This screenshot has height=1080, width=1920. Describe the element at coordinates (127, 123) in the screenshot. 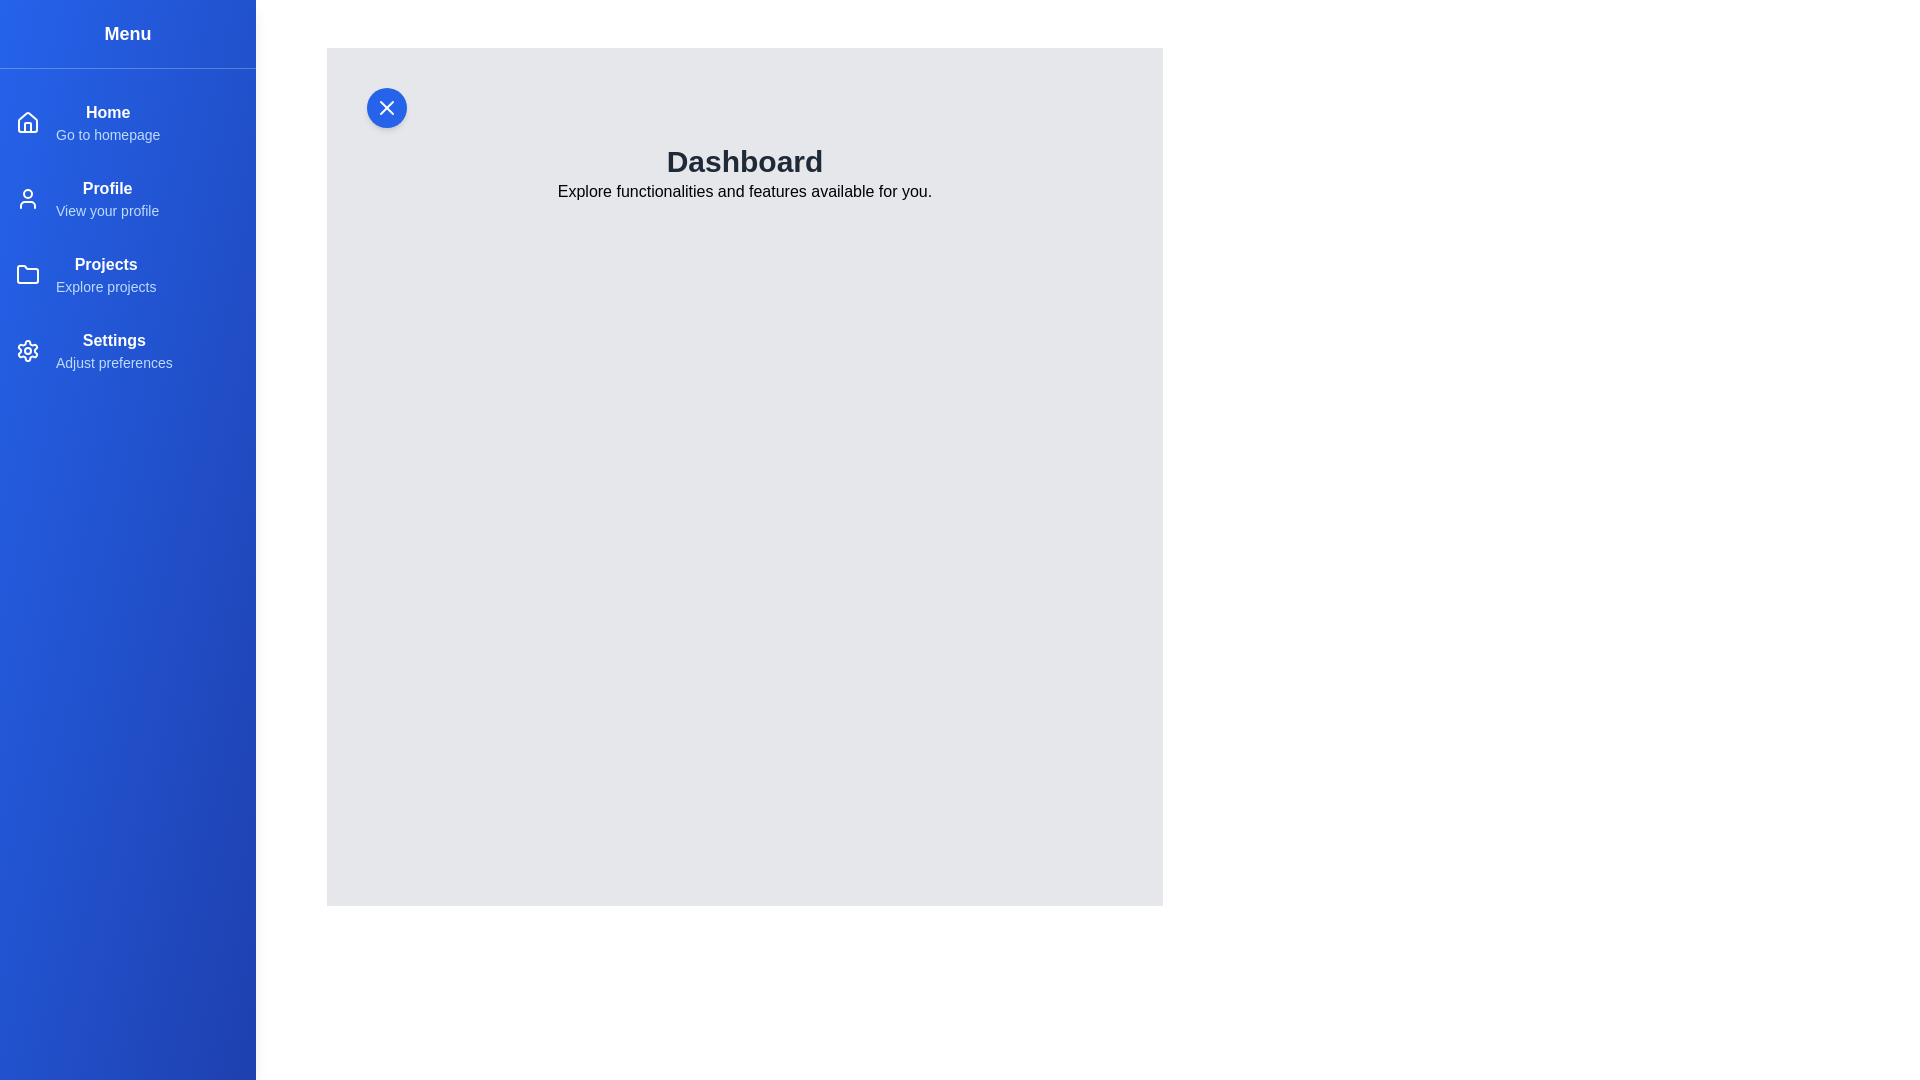

I see `the menu item Home to view its description` at that location.